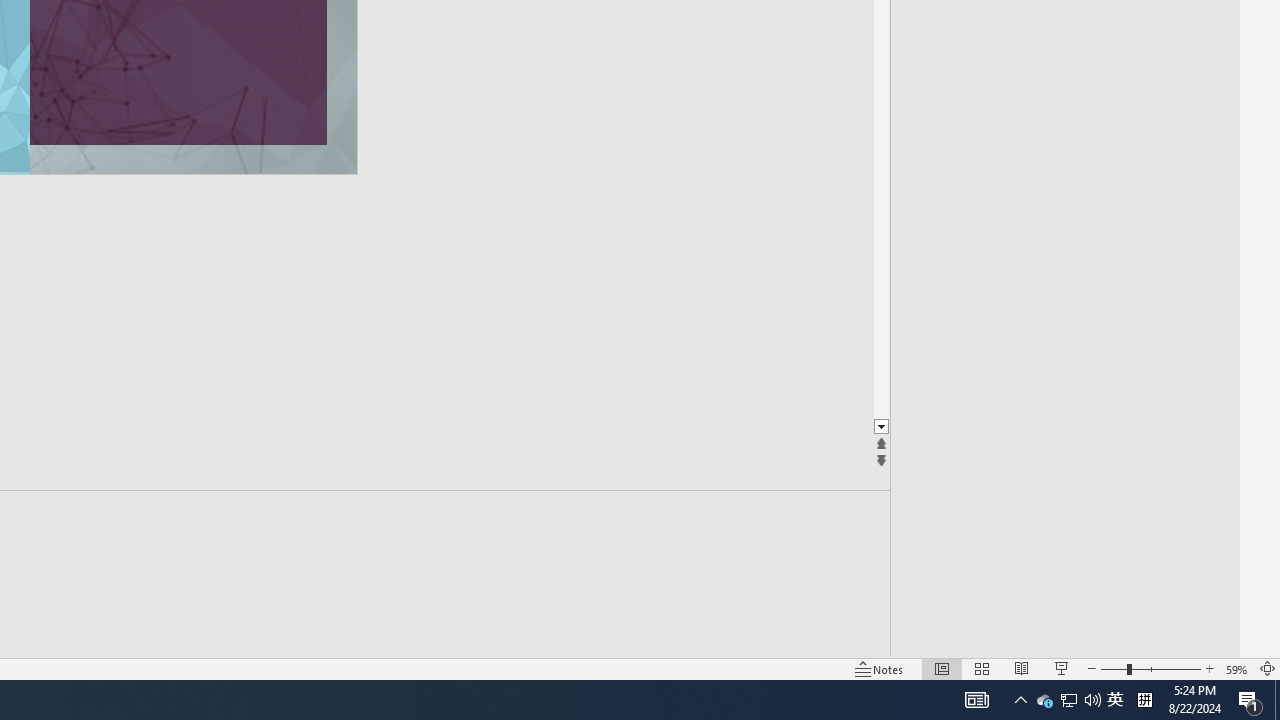 The image size is (1280, 720). What do you see at coordinates (1236, 669) in the screenshot?
I see `'Zoom 59%'` at bounding box center [1236, 669].